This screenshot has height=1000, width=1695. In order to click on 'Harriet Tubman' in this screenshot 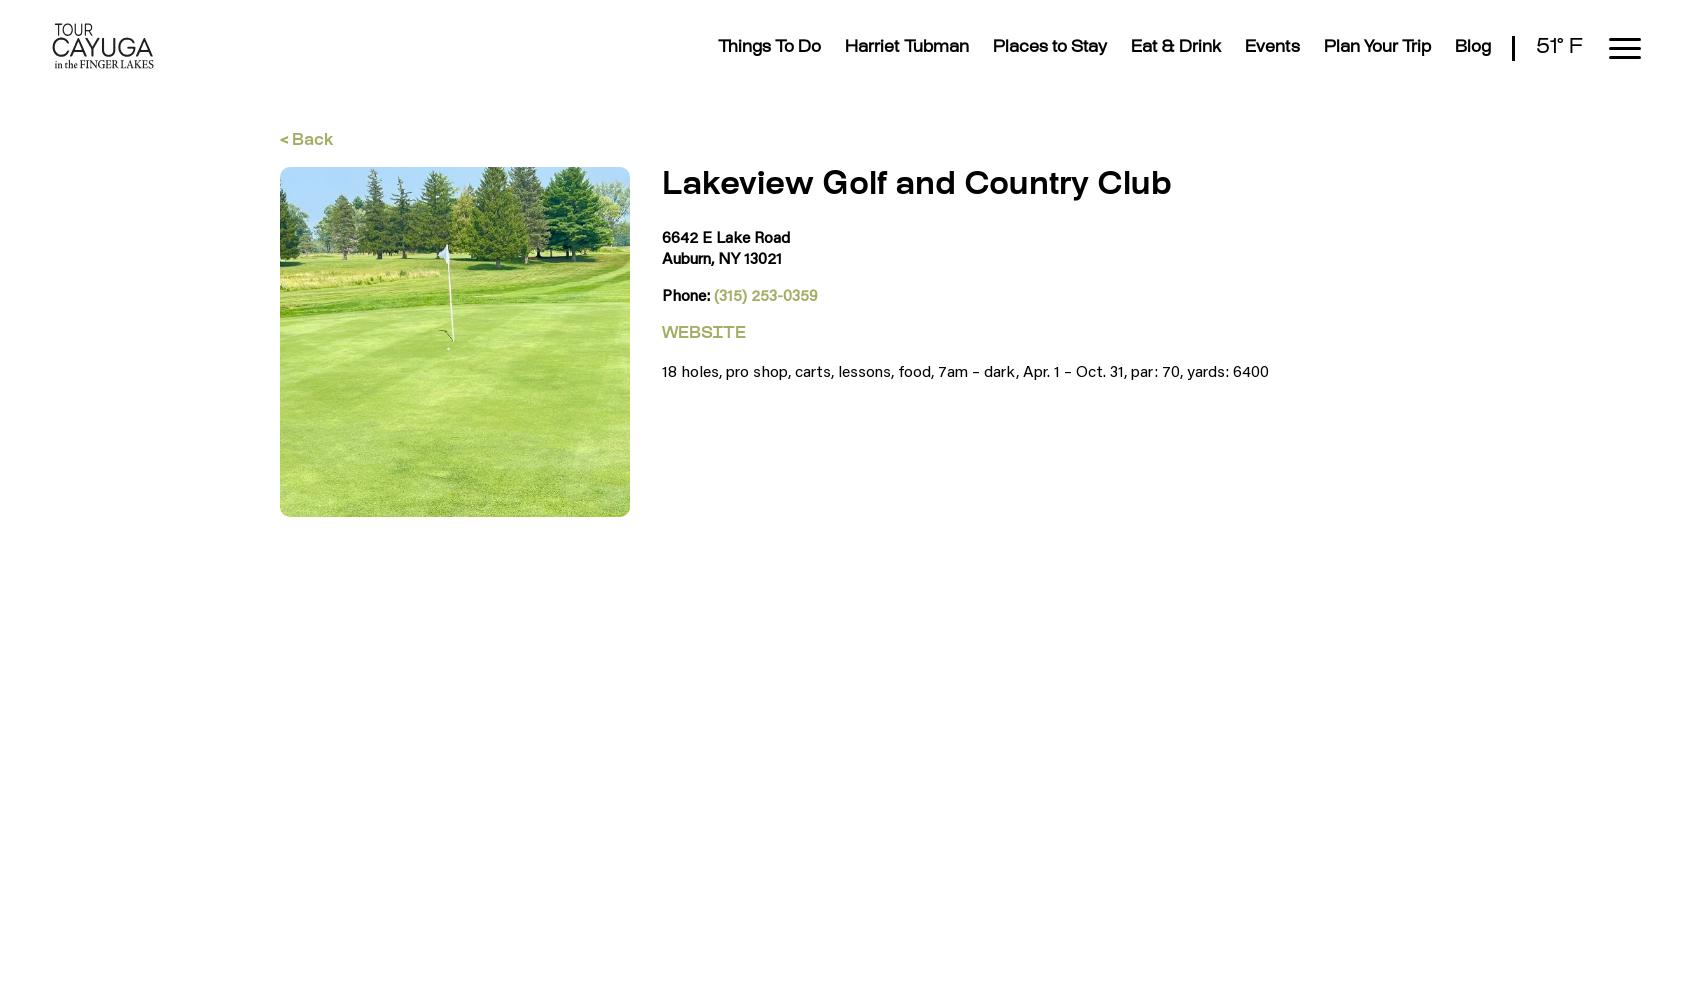, I will do `click(905, 47)`.